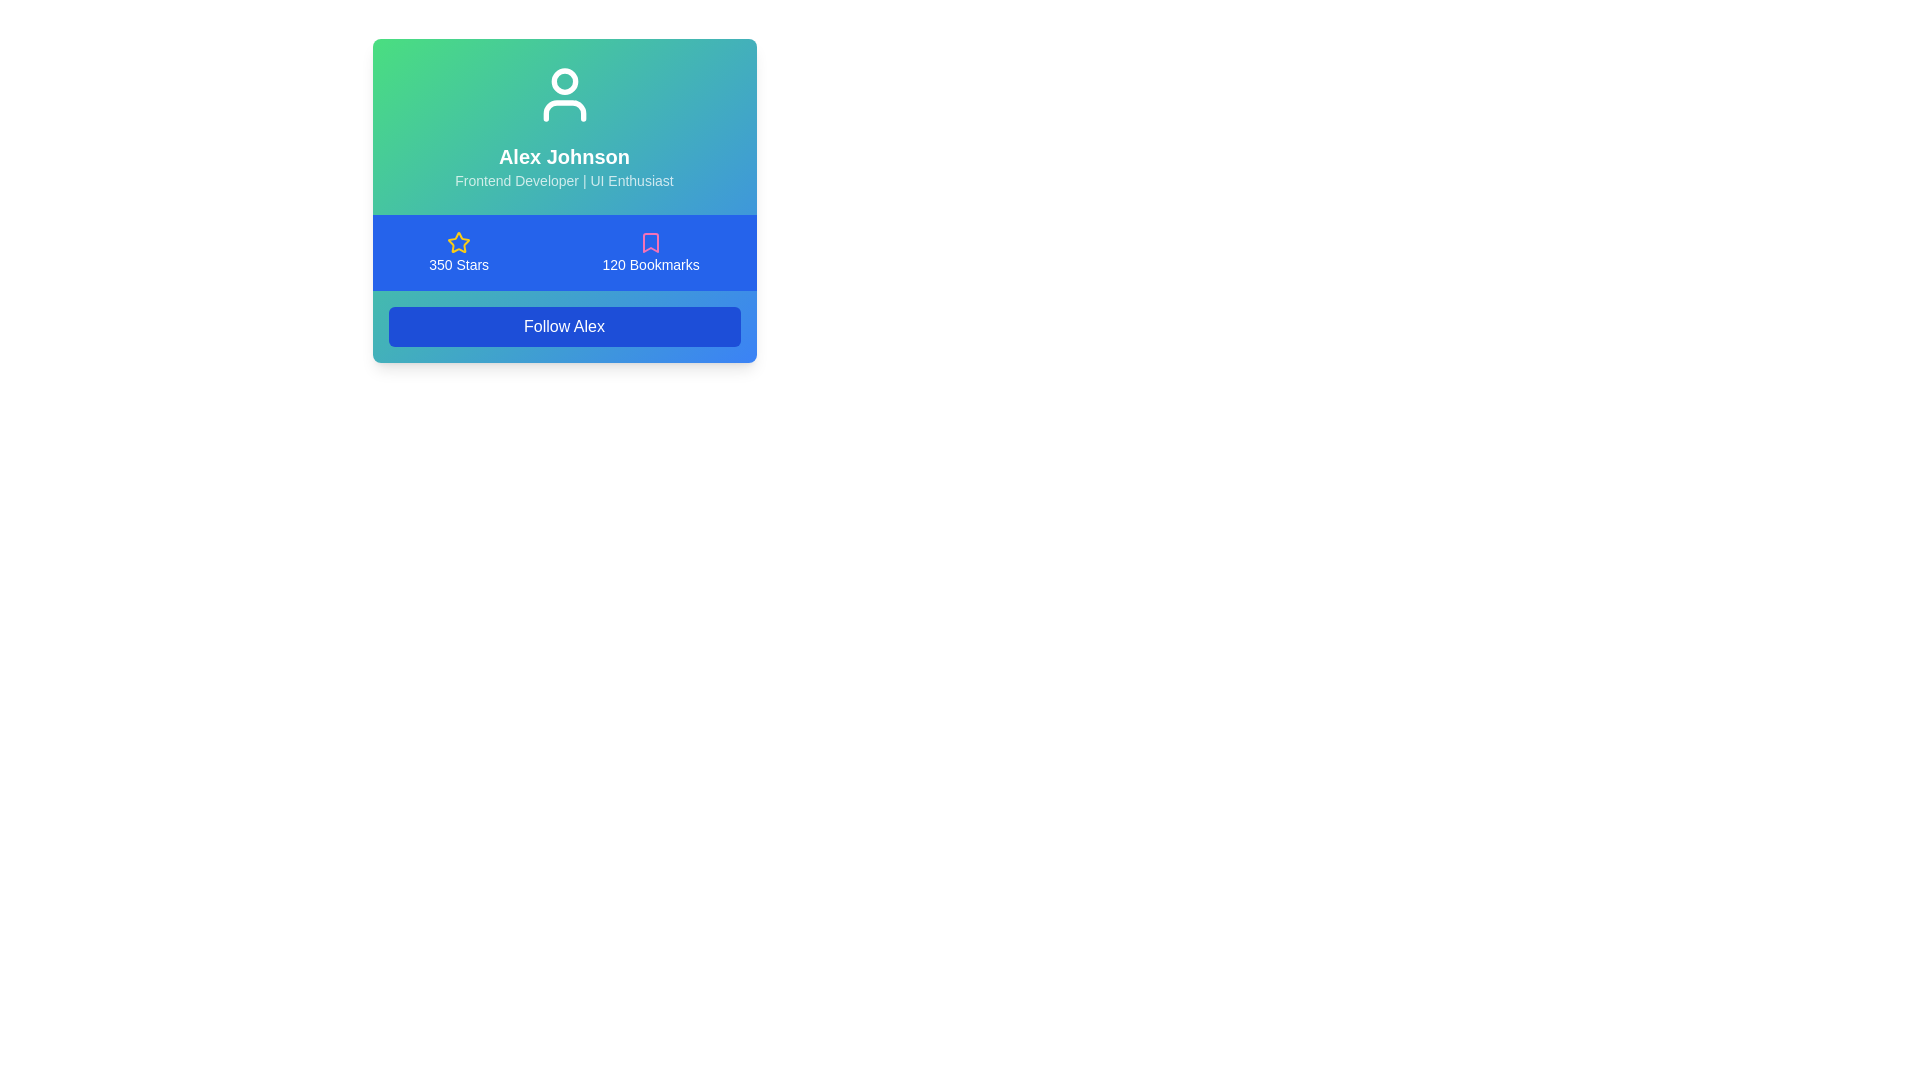 Image resolution: width=1920 pixels, height=1080 pixels. What do you see at coordinates (651, 242) in the screenshot?
I see `the bookmark SVG icon, which is positioned to the right of the star icon and above the '120 Bookmarks' text within a blue section of the UI card` at bounding box center [651, 242].